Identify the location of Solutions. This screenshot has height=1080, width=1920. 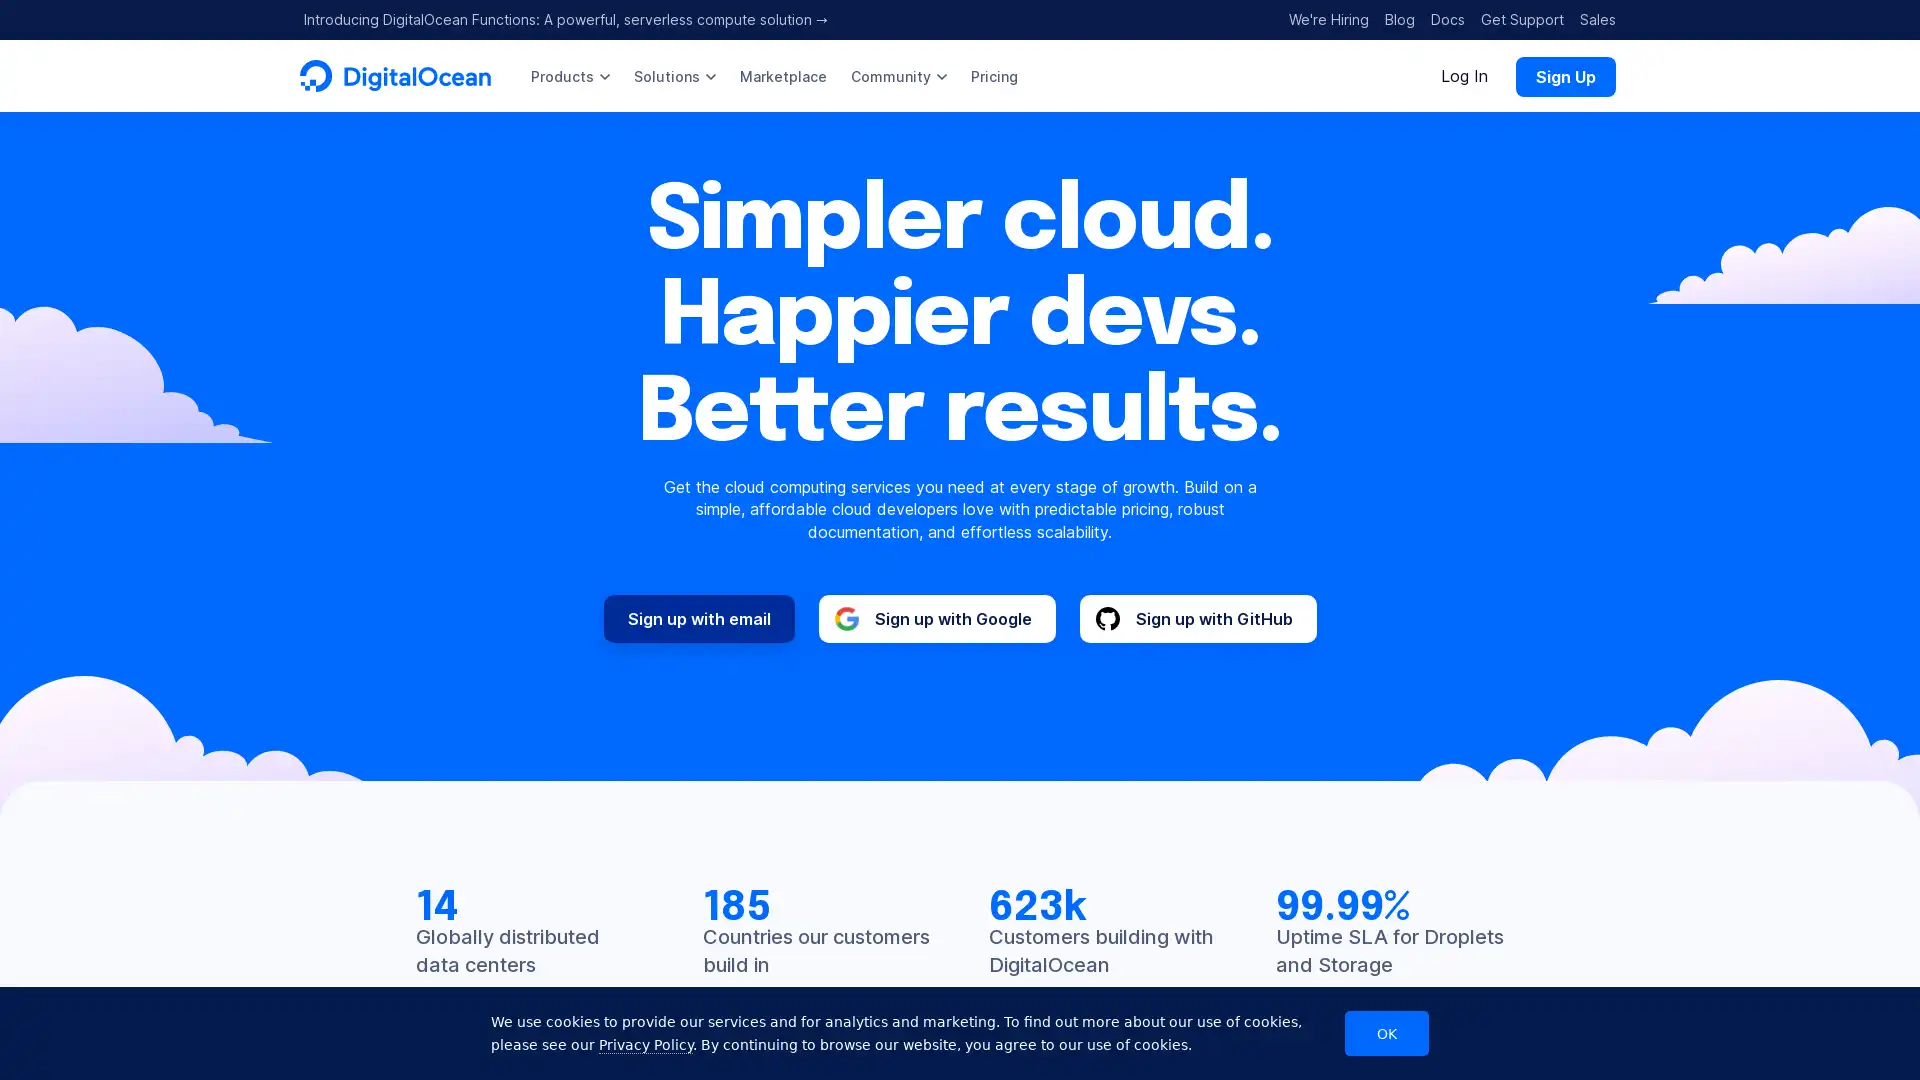
(675, 75).